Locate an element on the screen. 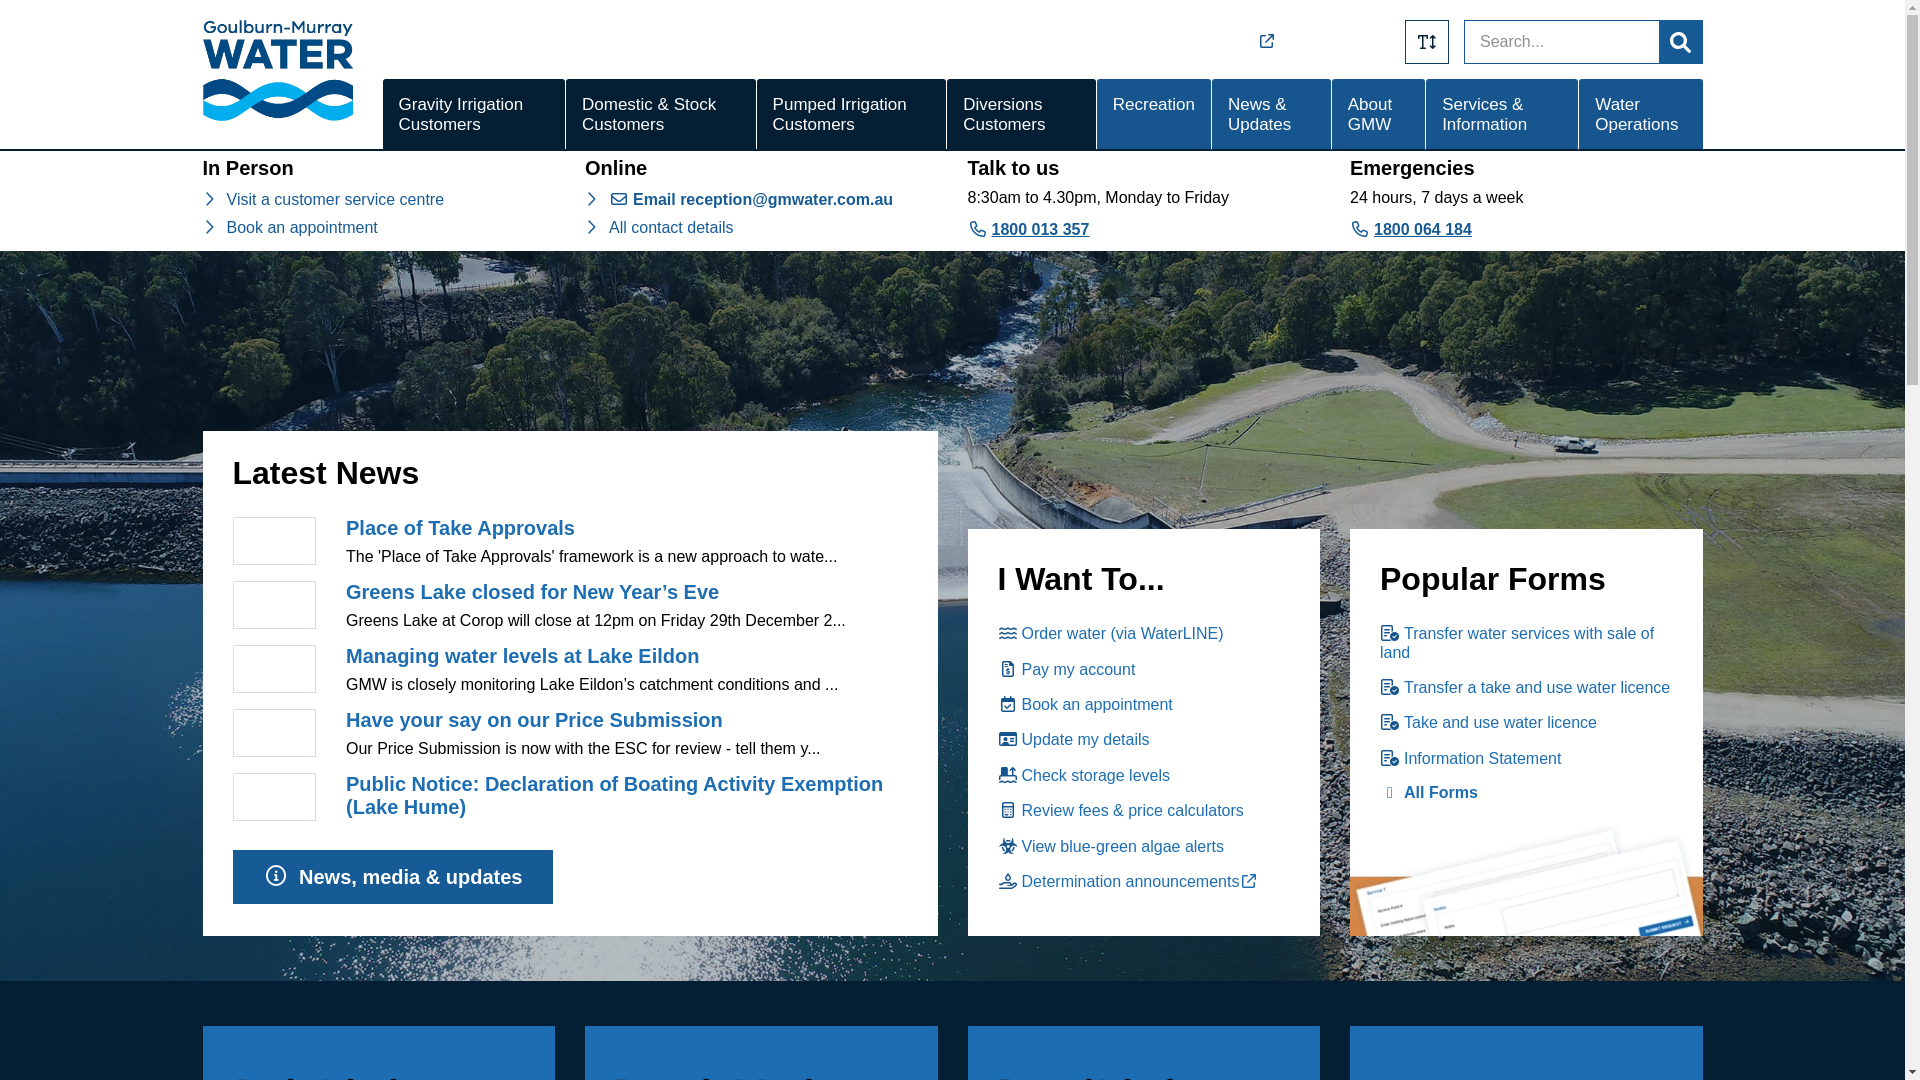 This screenshot has height=1080, width=1920. 'All contact details' is located at coordinates (671, 226).